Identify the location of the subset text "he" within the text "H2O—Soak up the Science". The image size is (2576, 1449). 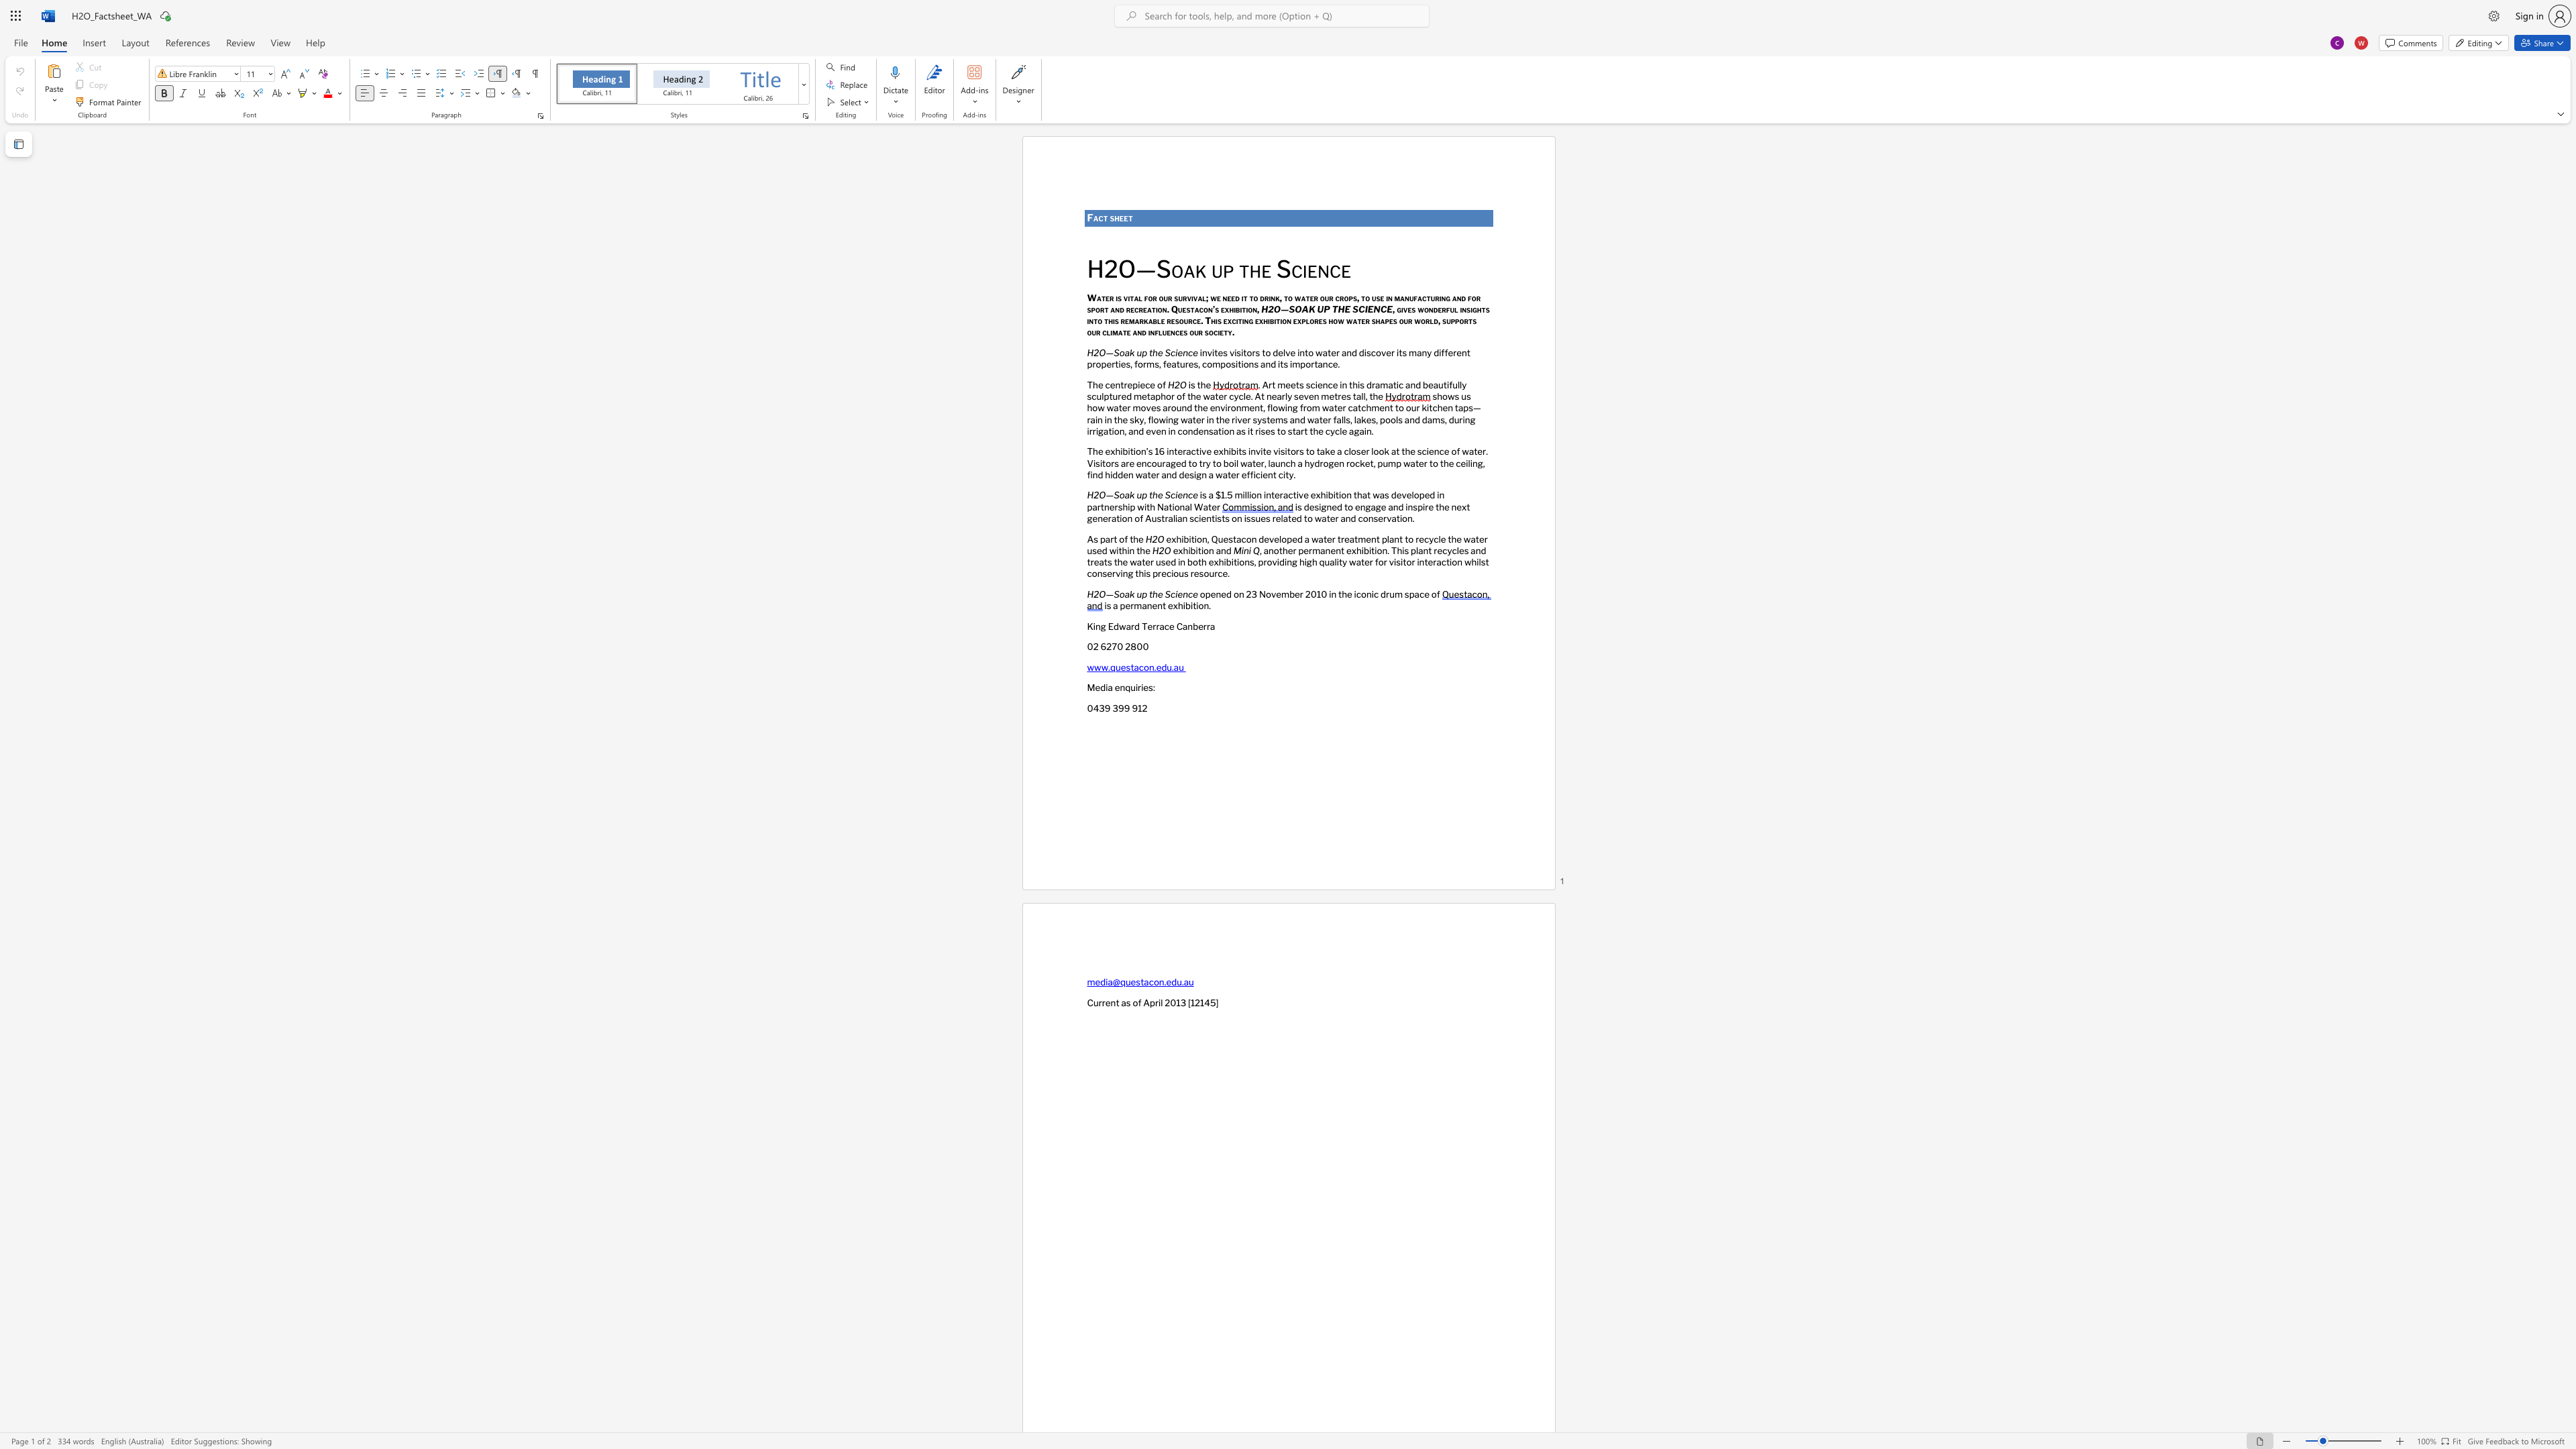
(1152, 494).